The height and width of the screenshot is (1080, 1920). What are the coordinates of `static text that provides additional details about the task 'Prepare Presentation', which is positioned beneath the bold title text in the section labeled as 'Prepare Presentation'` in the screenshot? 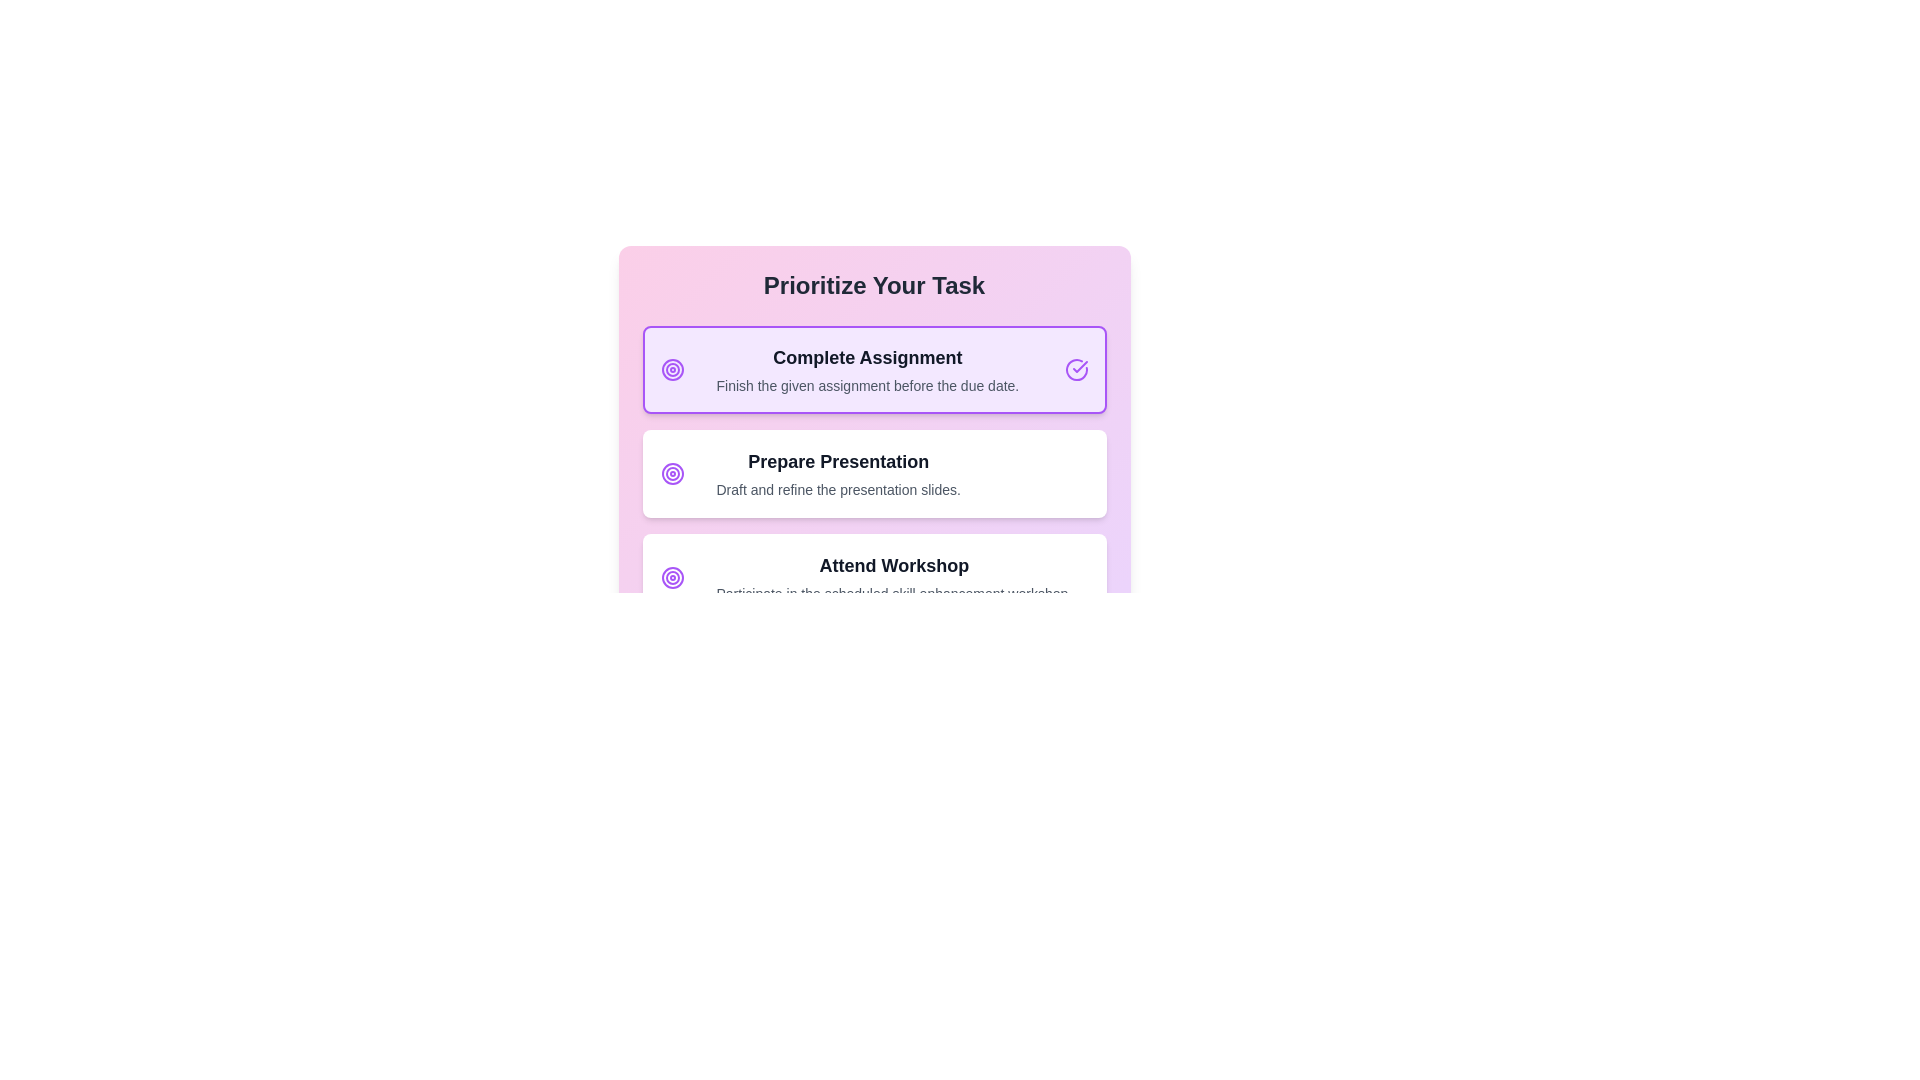 It's located at (838, 489).